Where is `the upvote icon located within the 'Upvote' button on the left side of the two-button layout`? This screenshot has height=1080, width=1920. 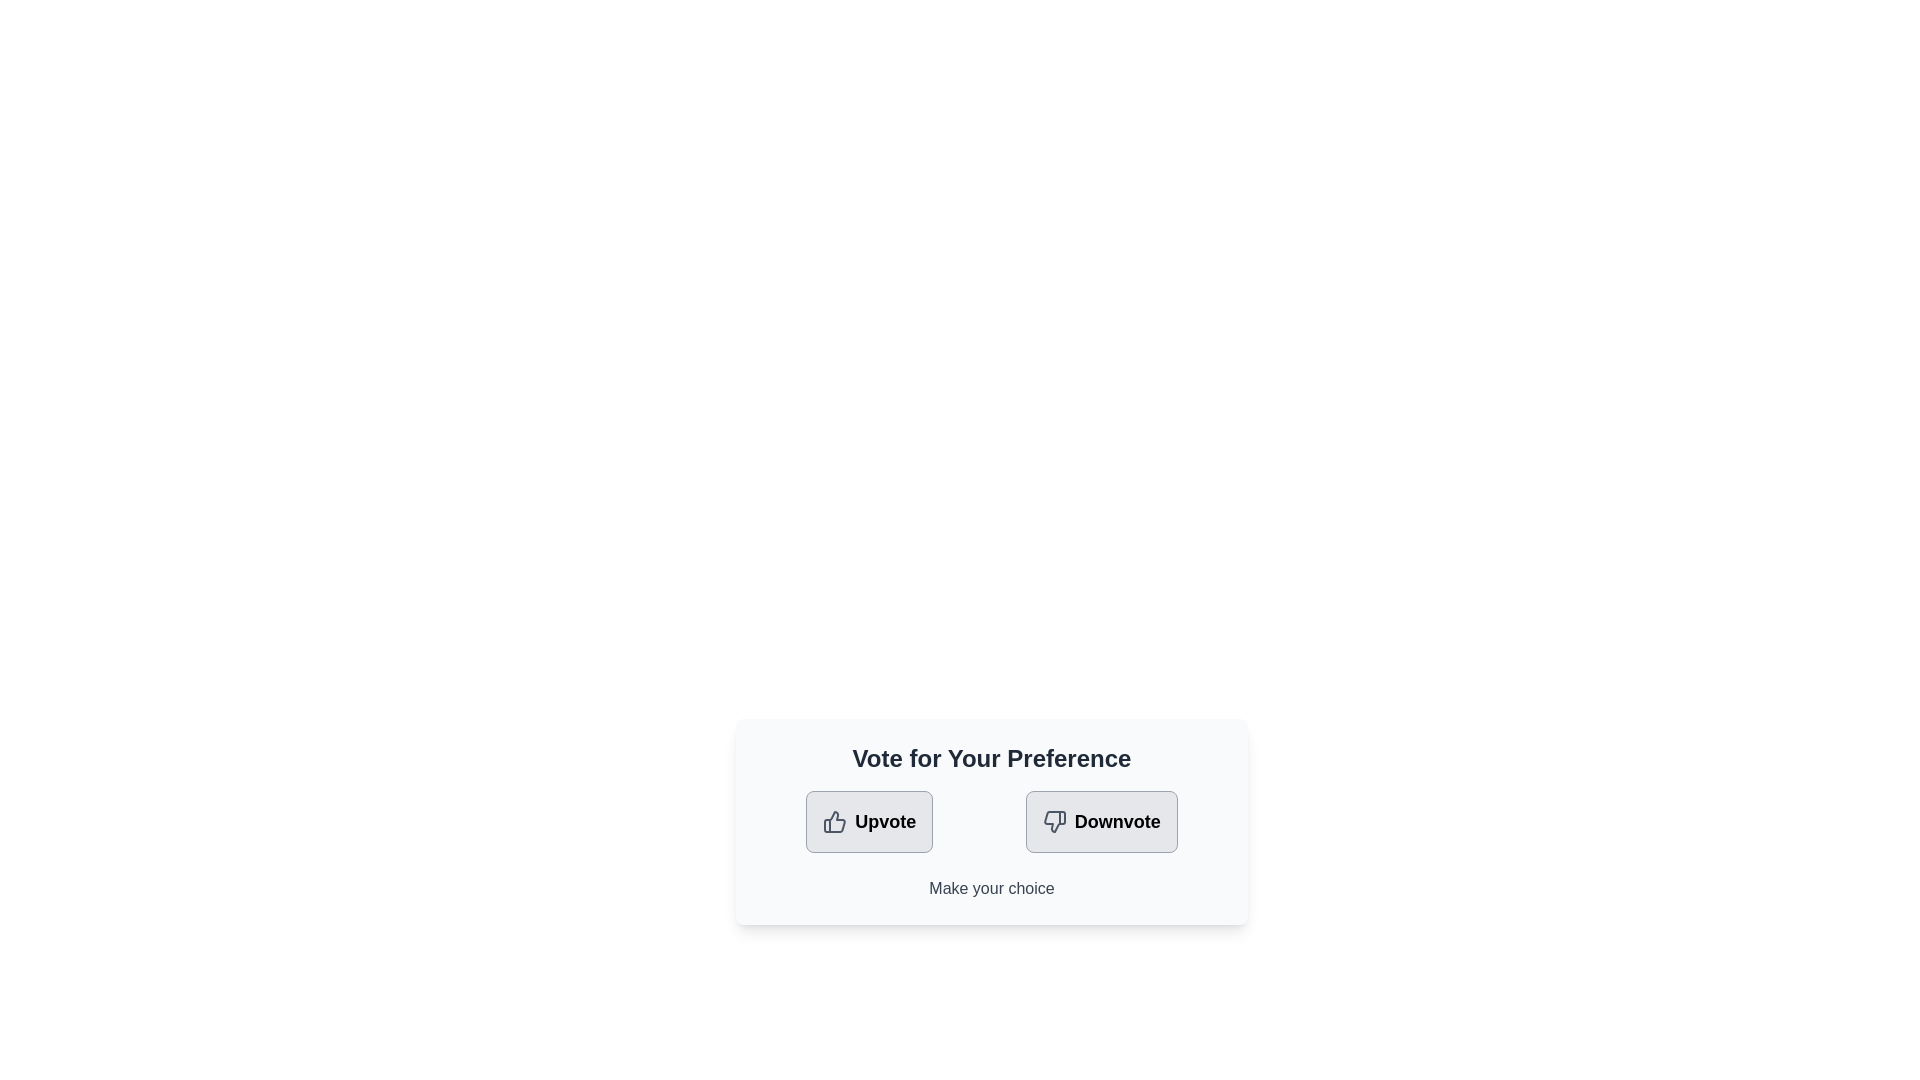
the upvote icon located within the 'Upvote' button on the left side of the two-button layout is located at coordinates (835, 821).